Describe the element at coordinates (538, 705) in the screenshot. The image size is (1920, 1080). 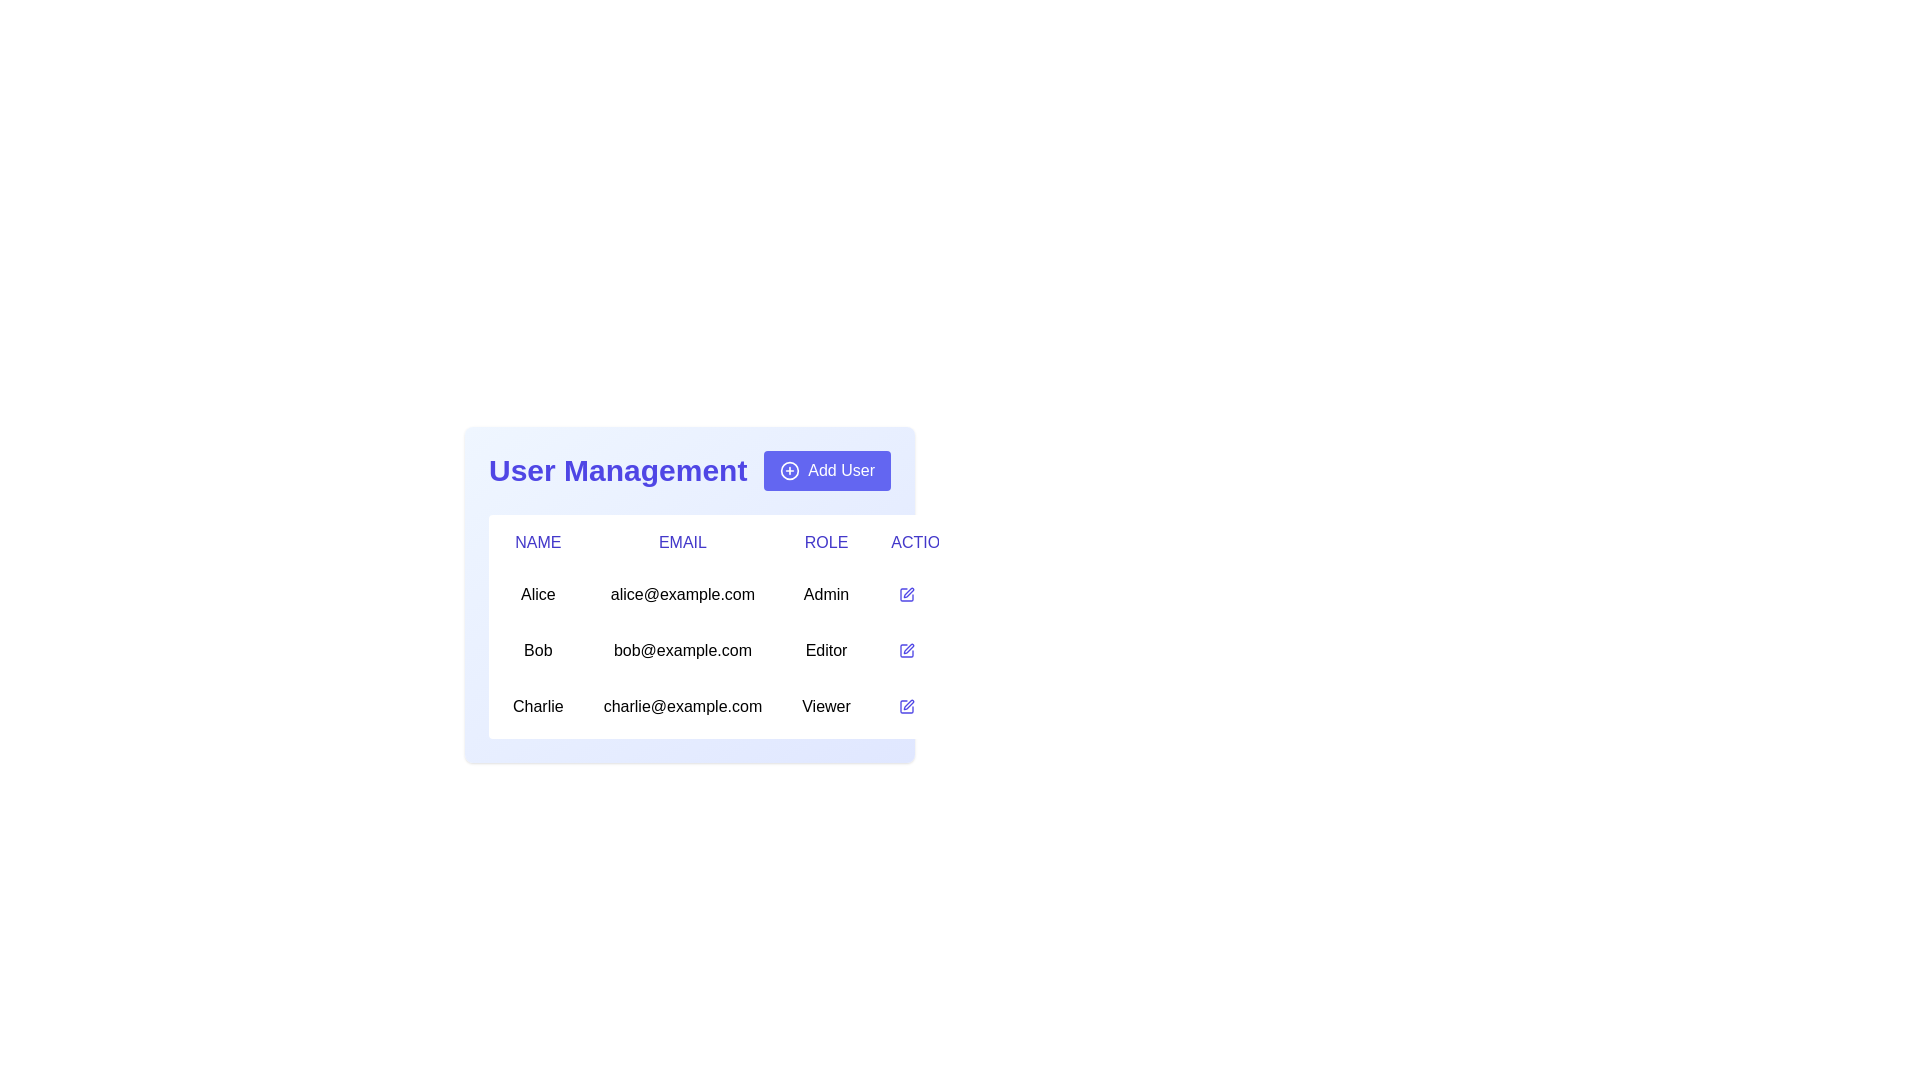
I see `the Text display containing the text 'Charlie', which is the first item under the 'Name' column in the third row of the user table` at that location.